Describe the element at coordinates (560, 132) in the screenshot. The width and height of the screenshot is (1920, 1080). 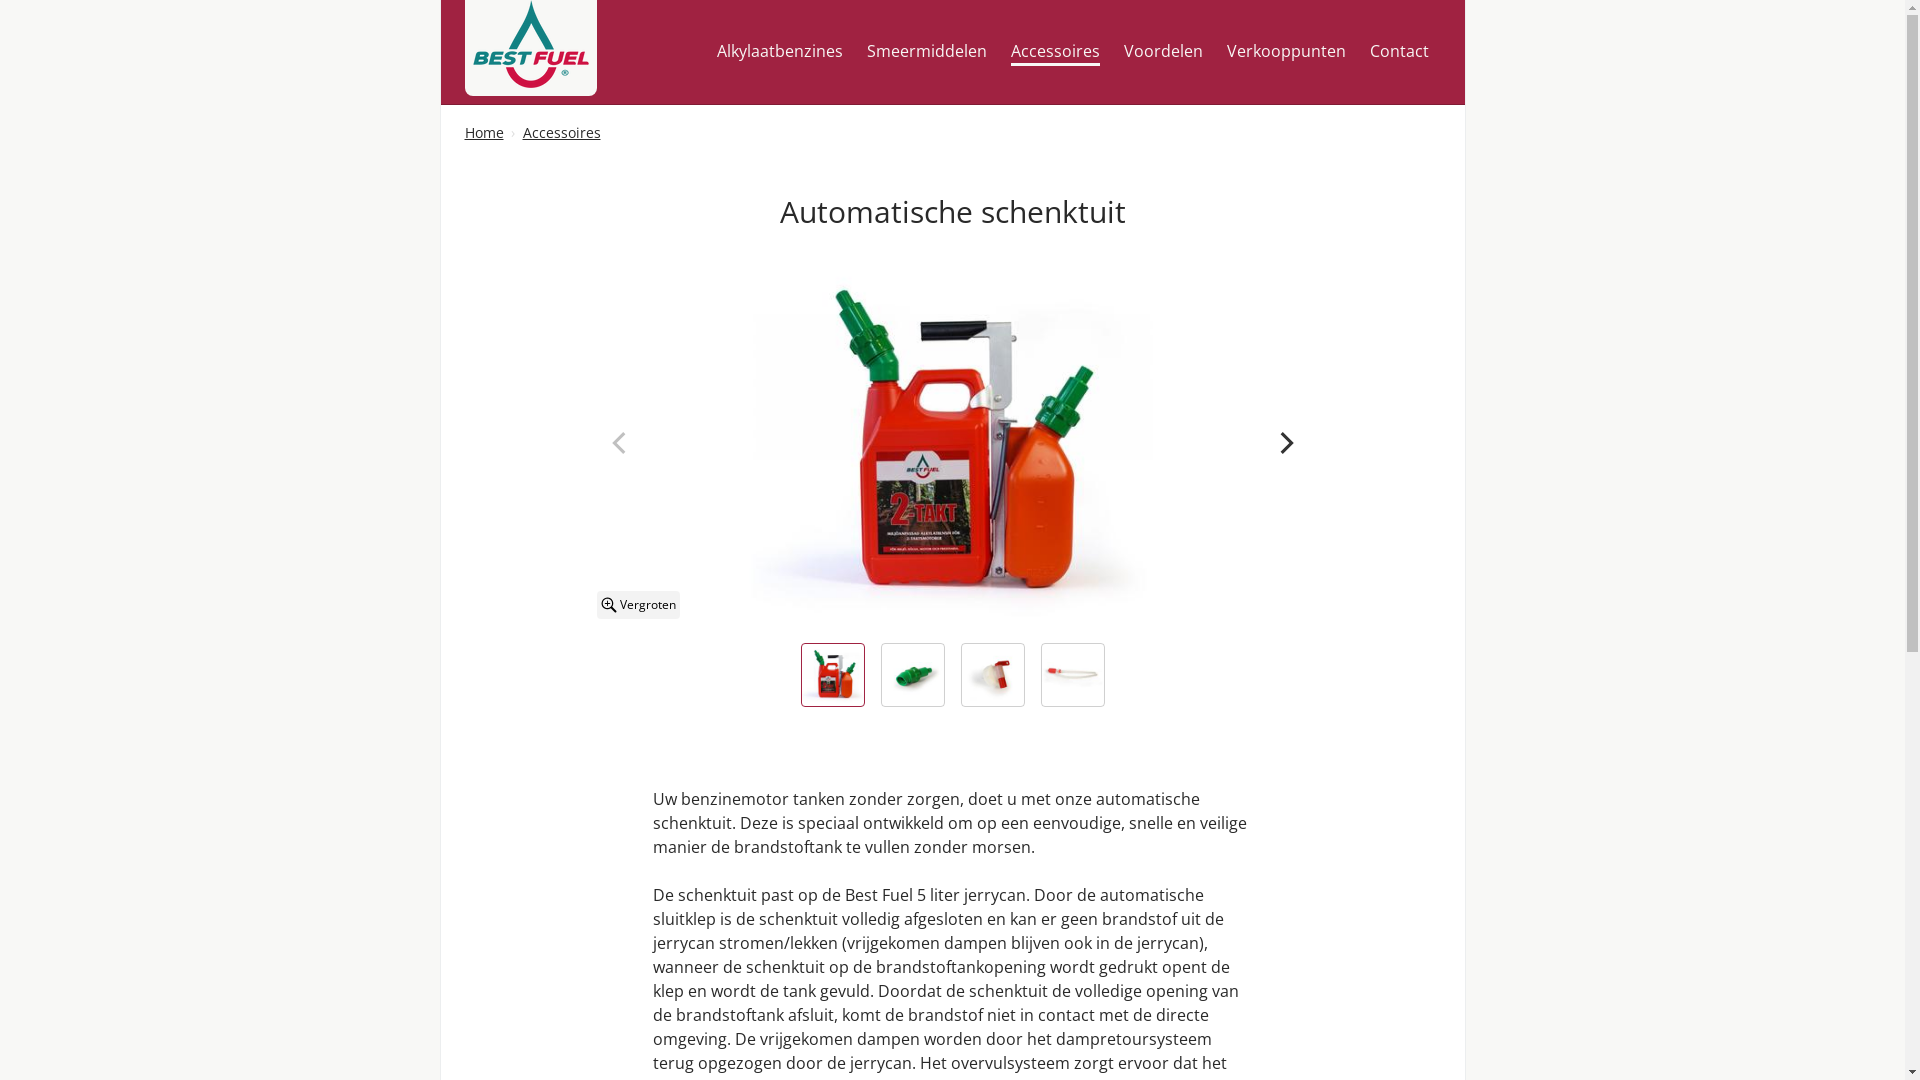
I see `'Accessoires'` at that location.